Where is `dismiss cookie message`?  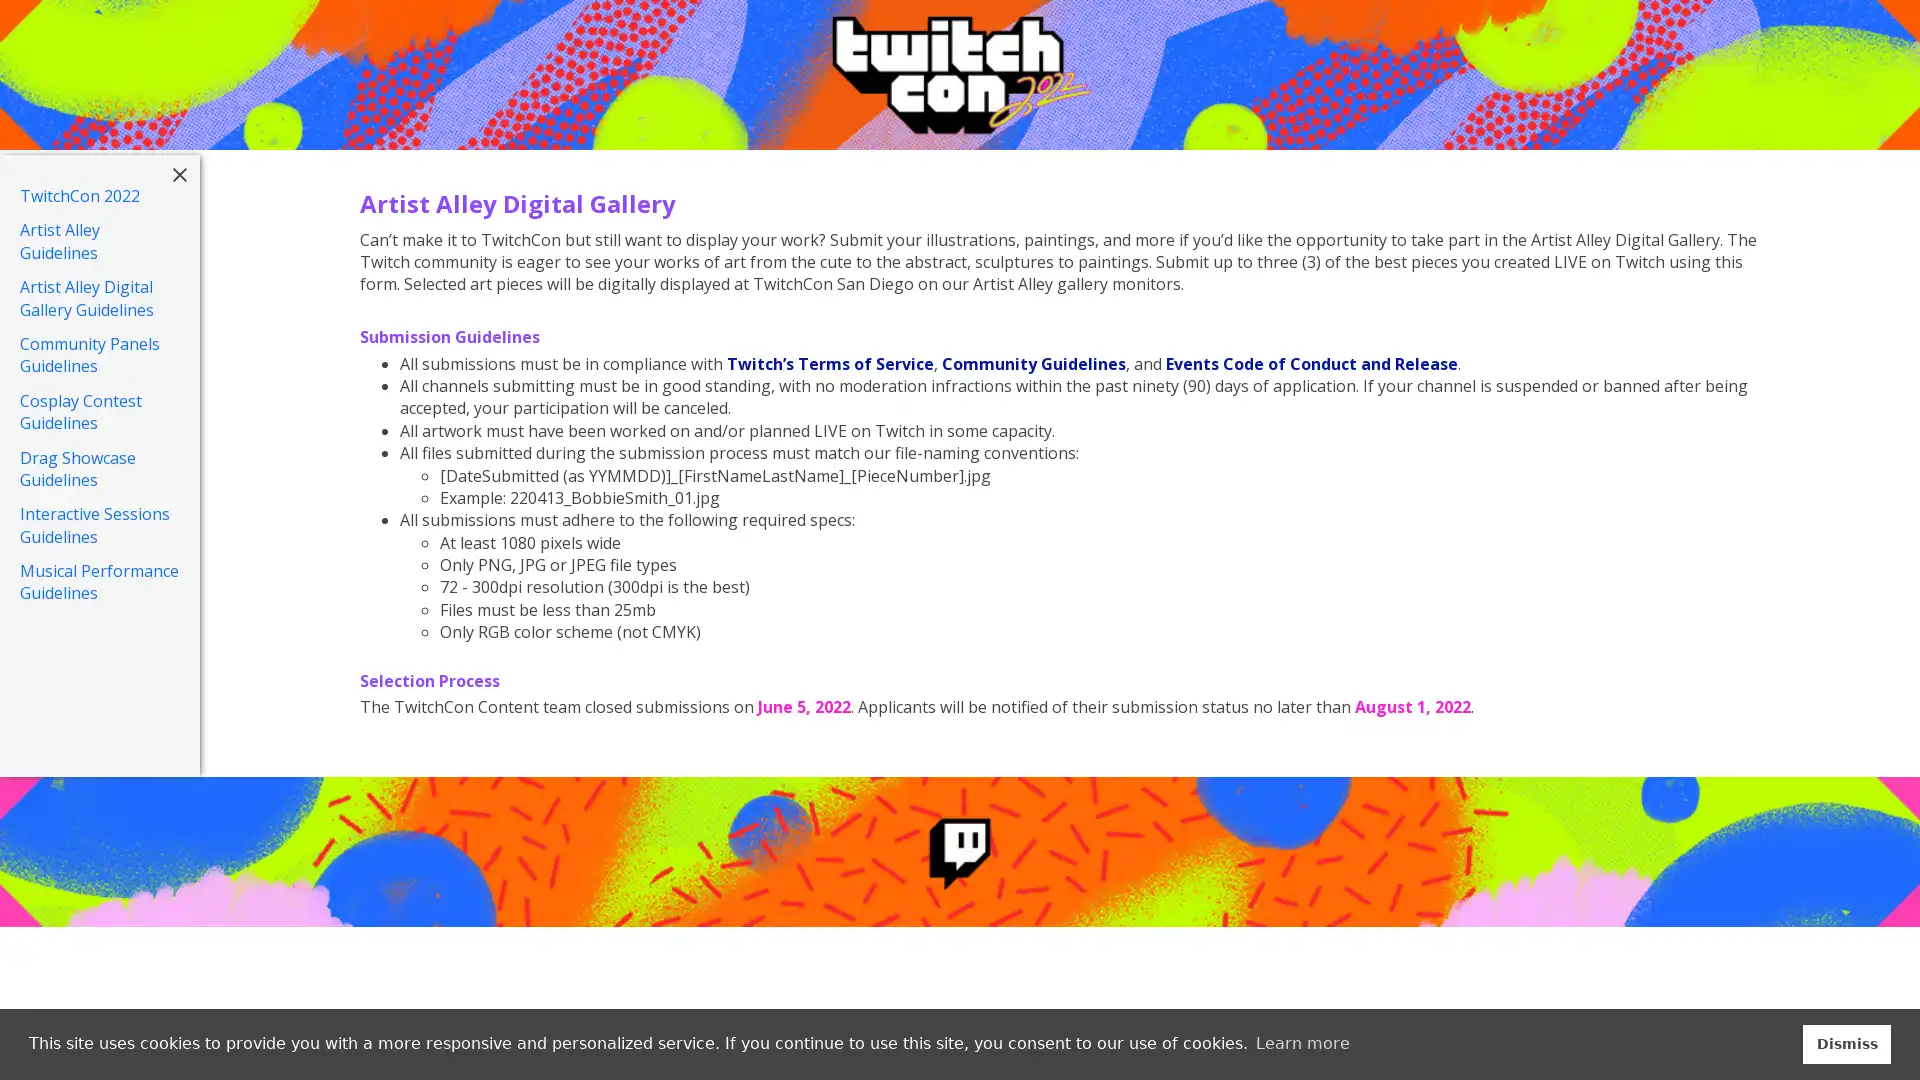 dismiss cookie message is located at coordinates (1846, 1043).